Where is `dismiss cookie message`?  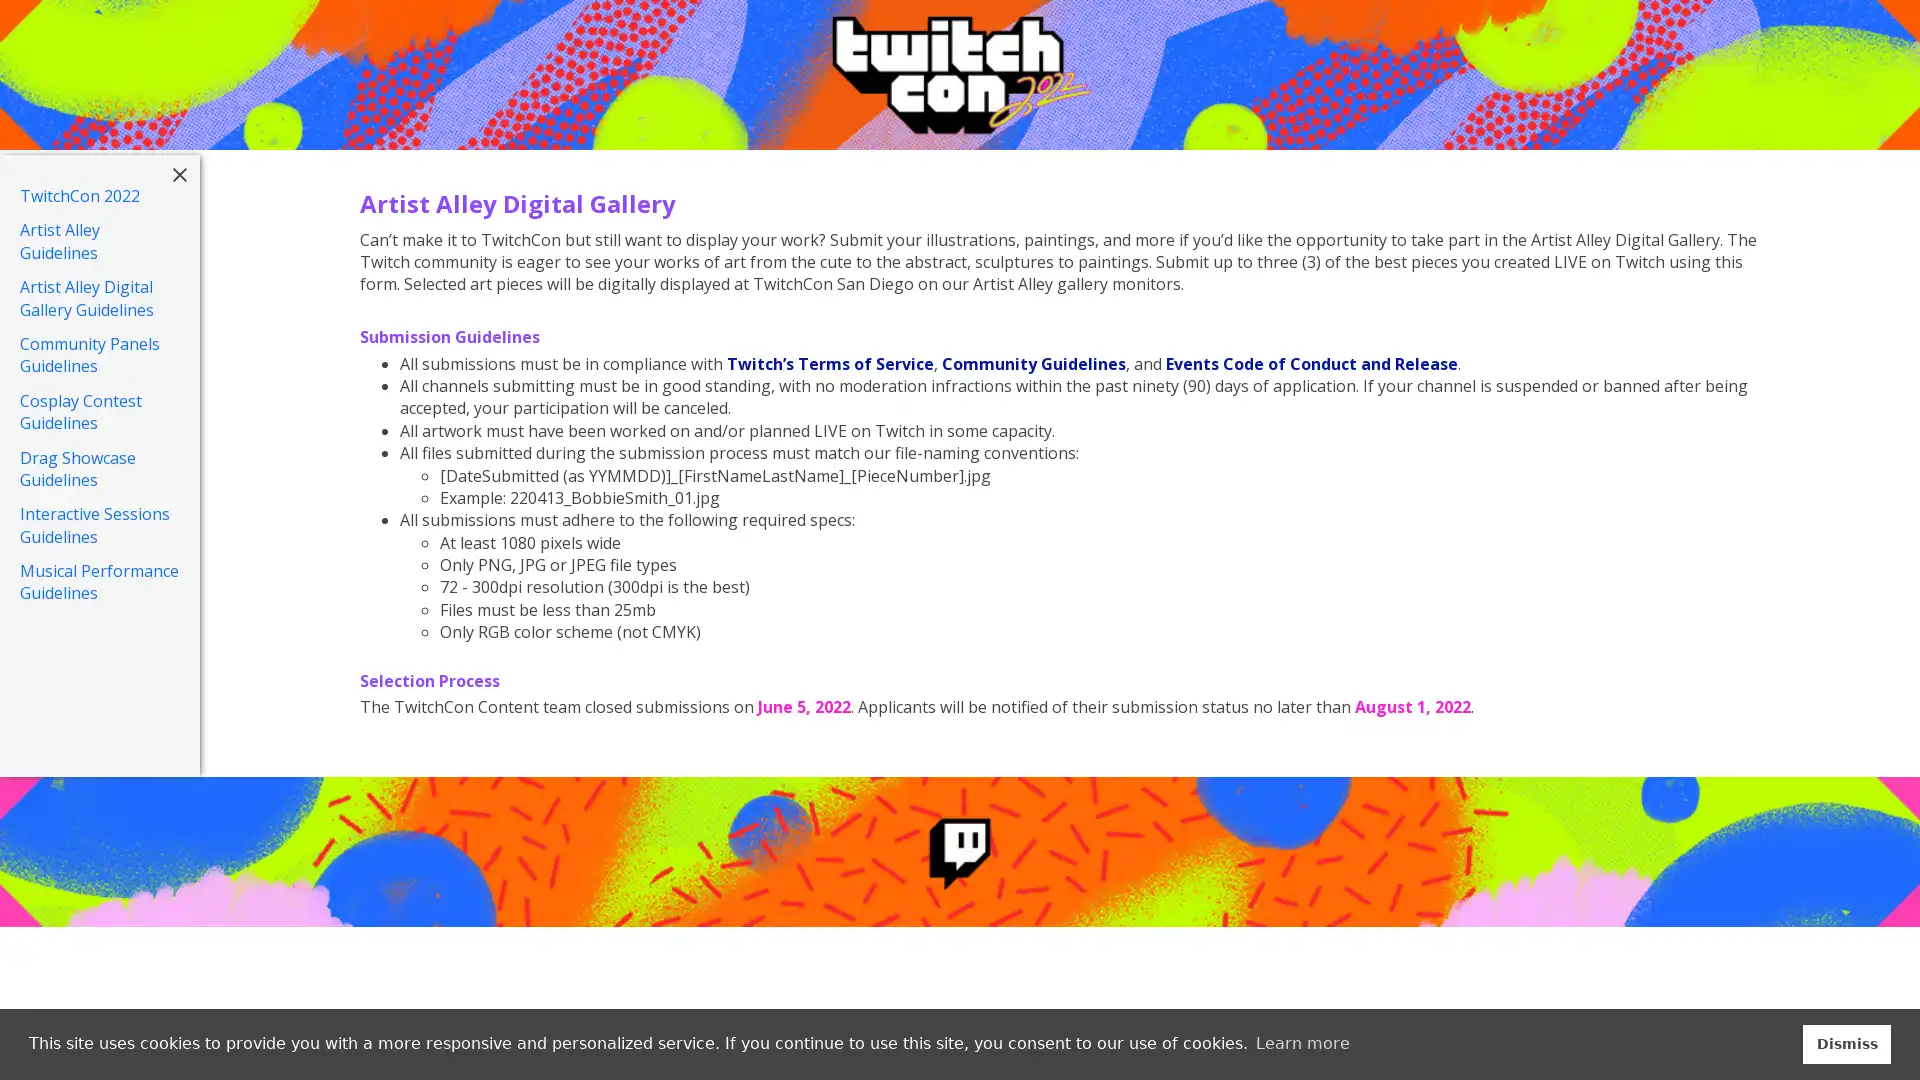 dismiss cookie message is located at coordinates (1846, 1043).